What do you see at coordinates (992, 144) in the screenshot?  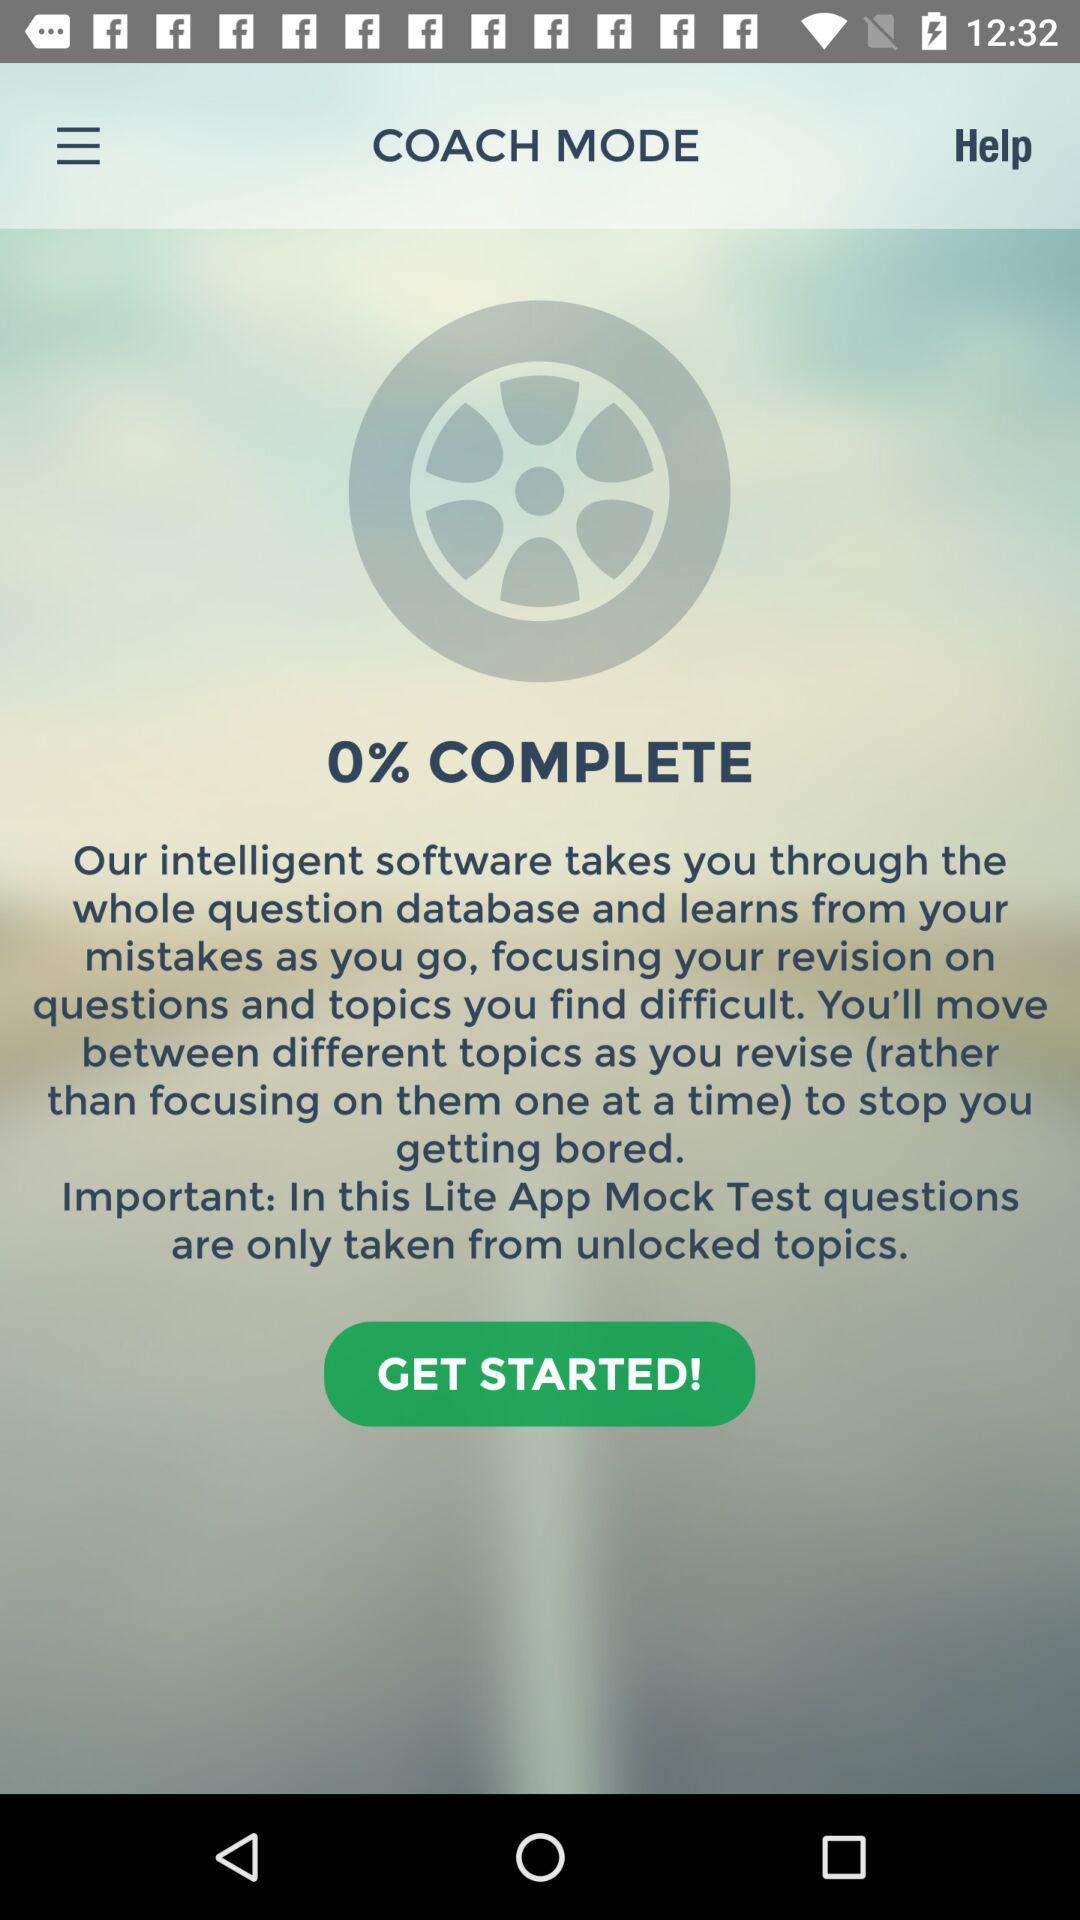 I see `icon above our intelligent software icon` at bounding box center [992, 144].